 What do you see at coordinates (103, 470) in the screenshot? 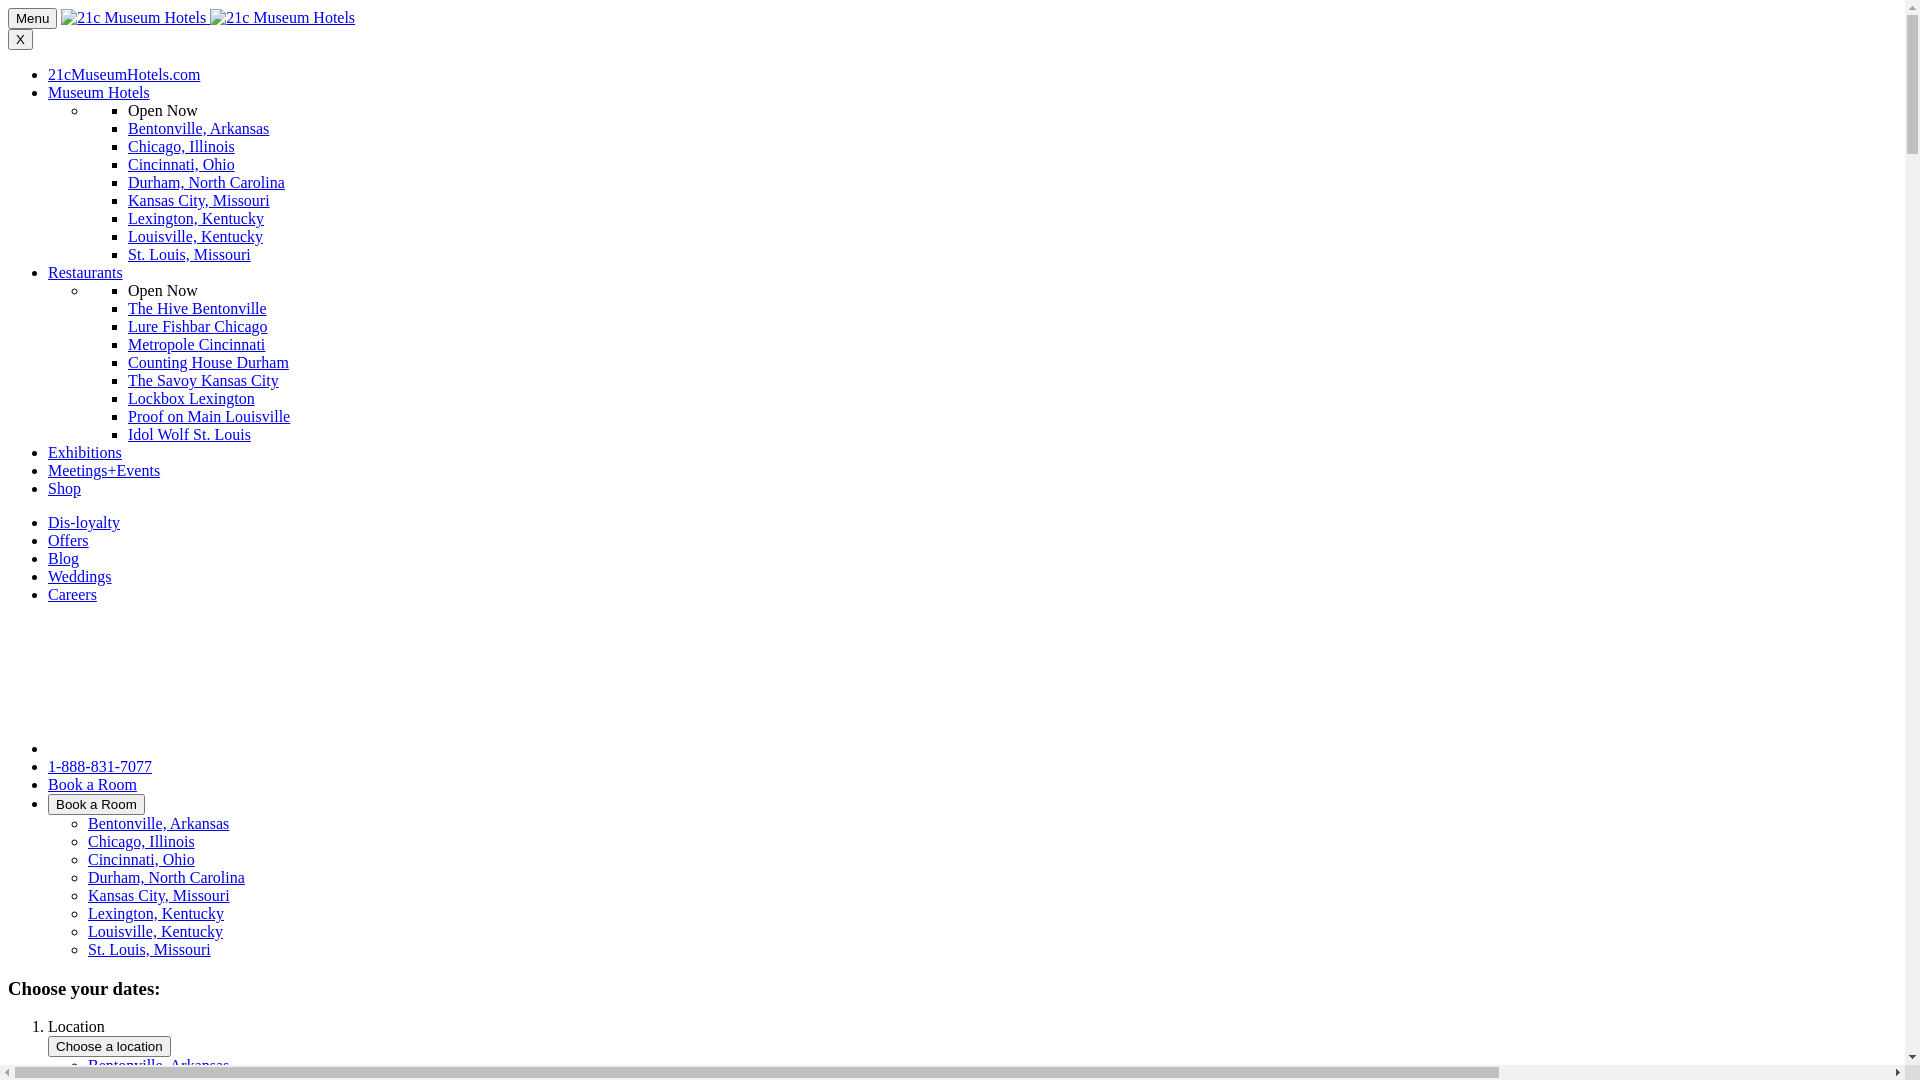
I see `'Meetings+Events'` at bounding box center [103, 470].